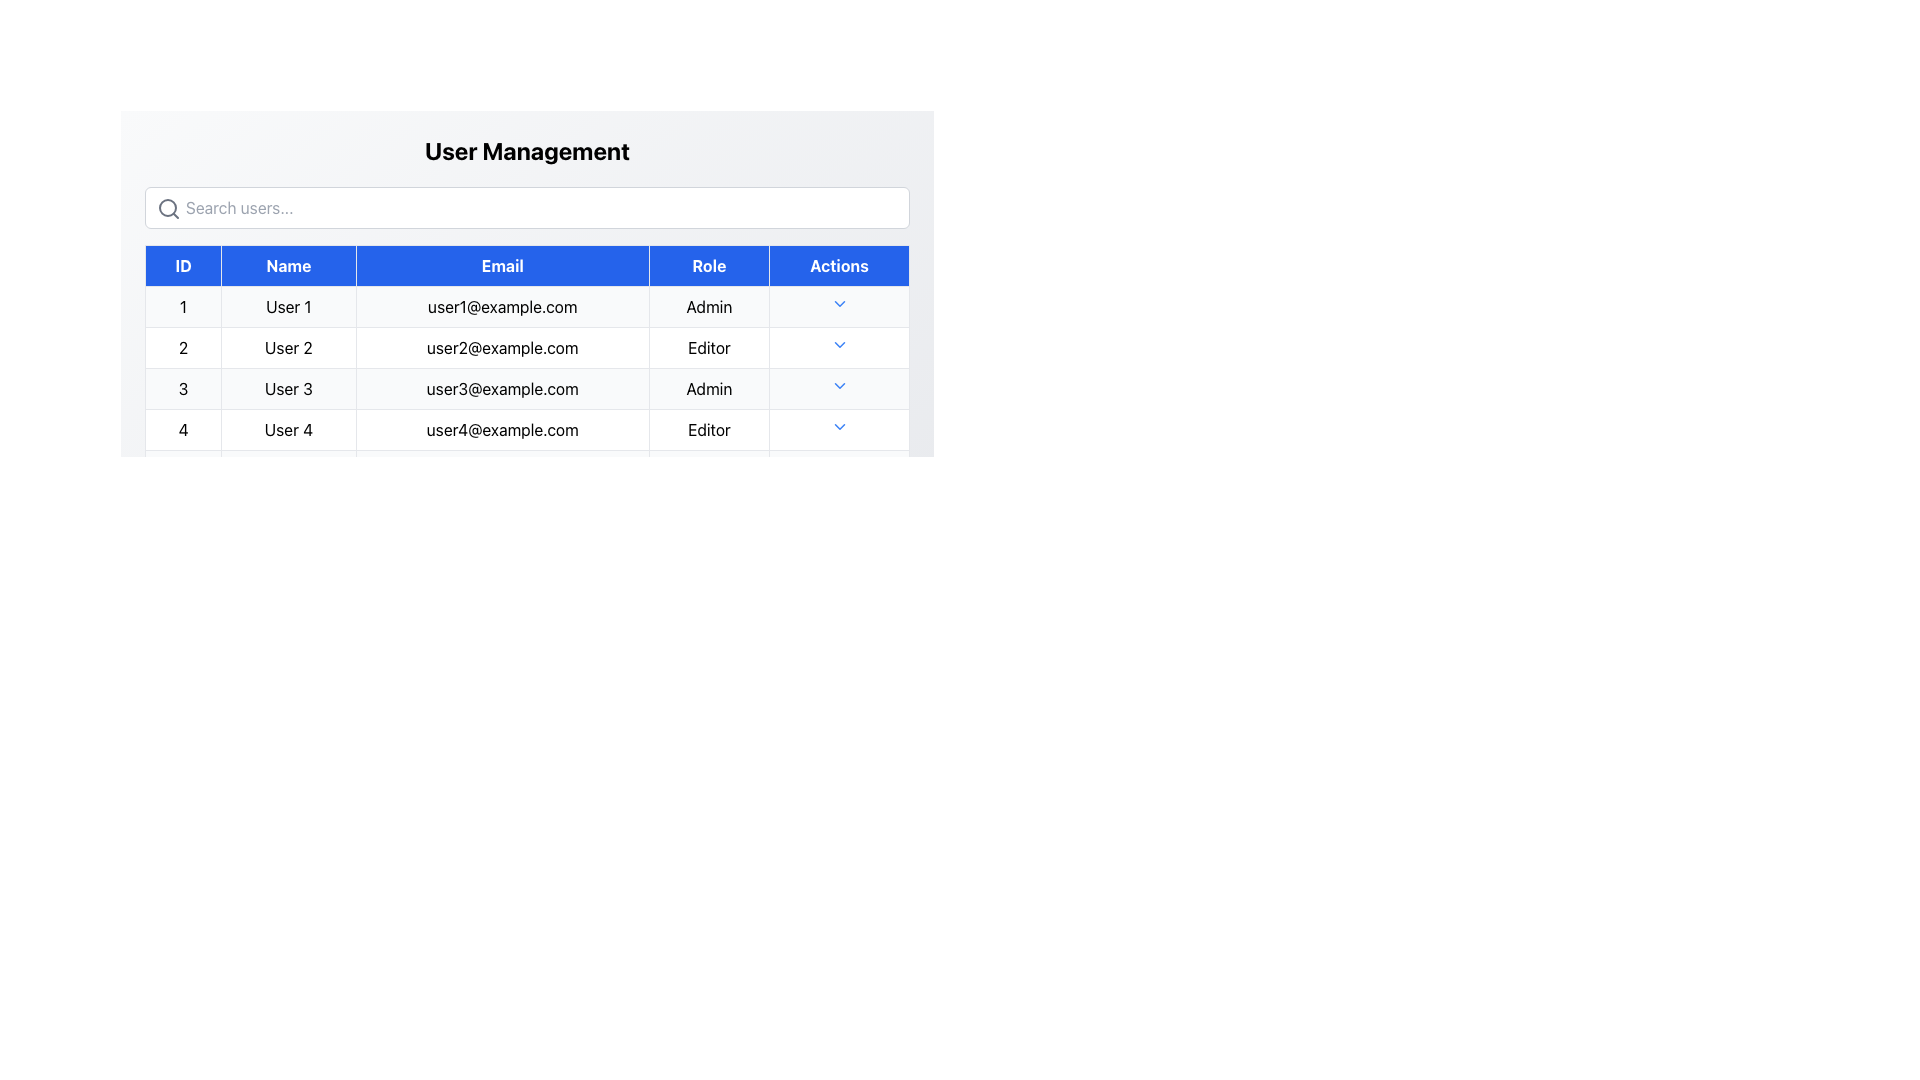  I want to click on the ID number cell of the second user in the user management table, located in the leftmost cell of the second row under the 'ID' column, so click(183, 346).